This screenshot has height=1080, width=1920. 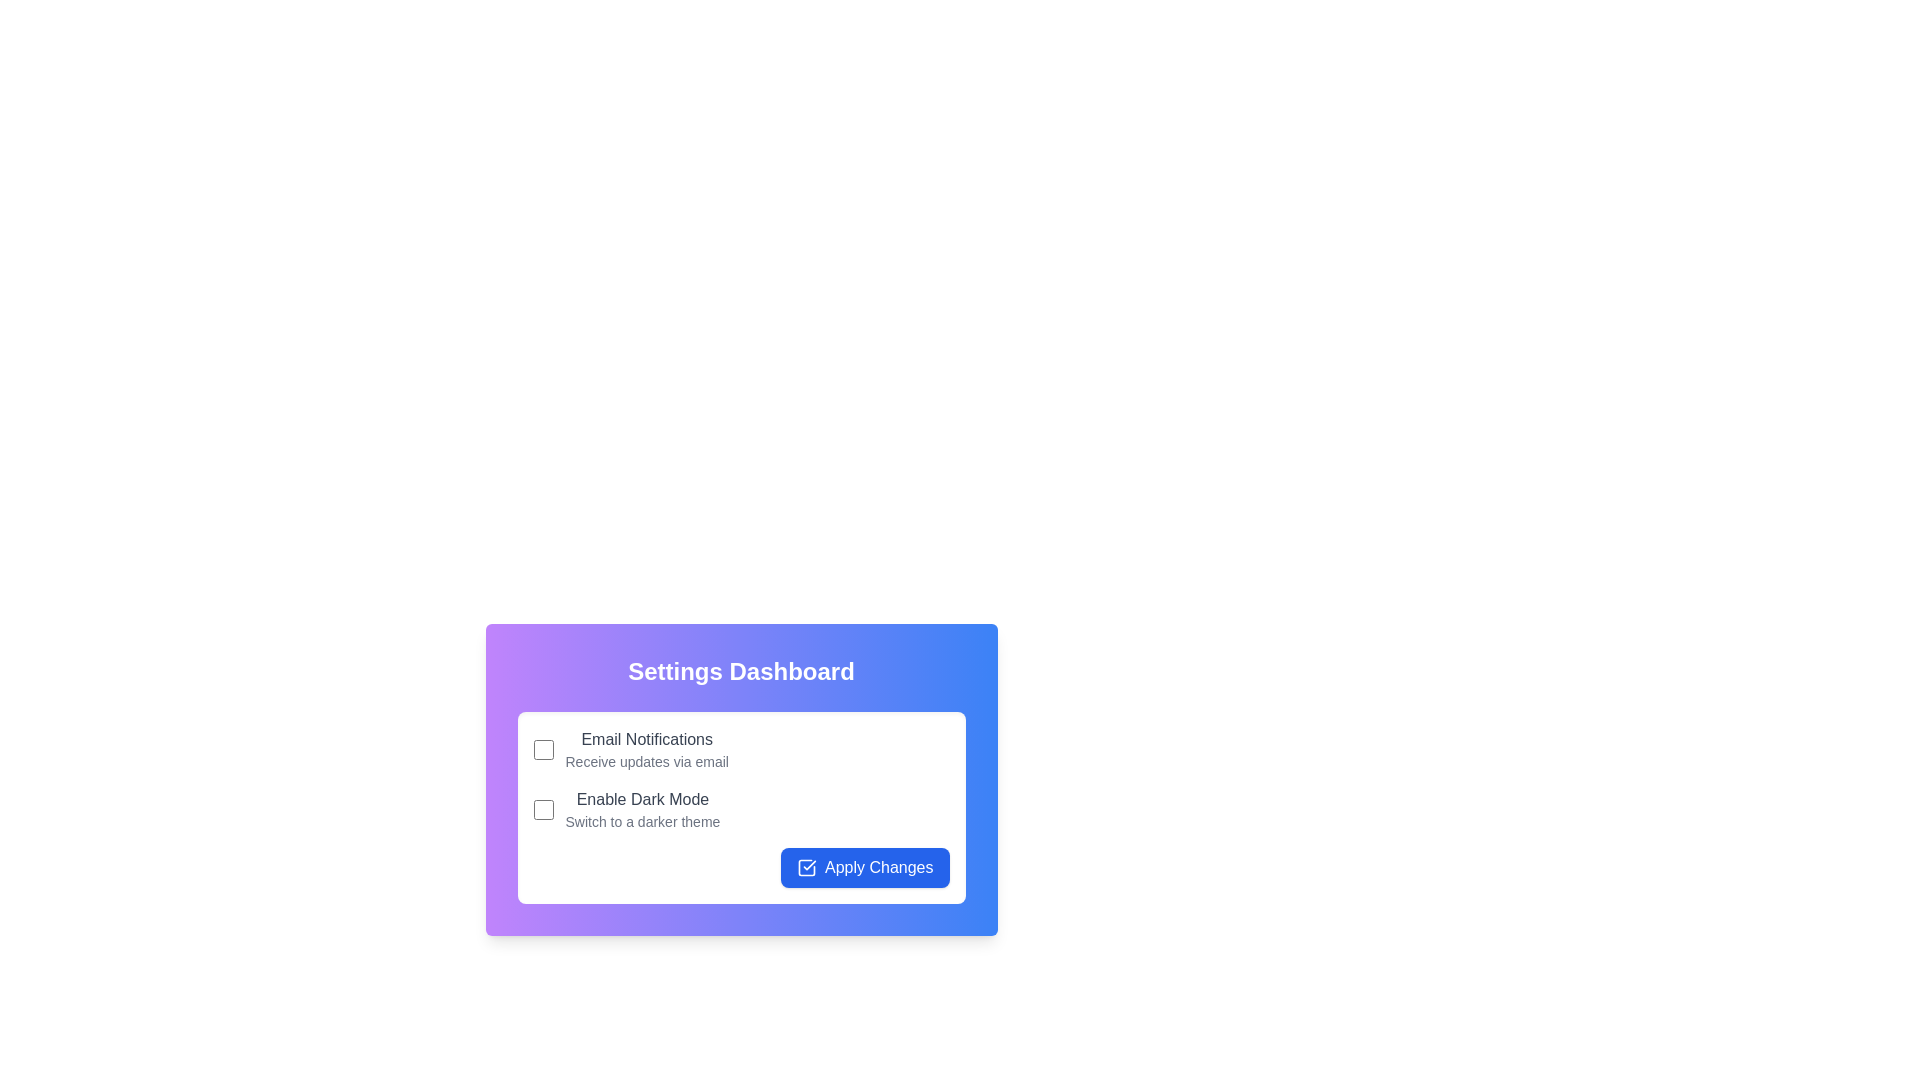 What do you see at coordinates (740, 806) in the screenshot?
I see `the checkboxes within the Card Component, which is a white card with rounded corners and a shadow, located slightly below the 'Settings Dashboard' title` at bounding box center [740, 806].